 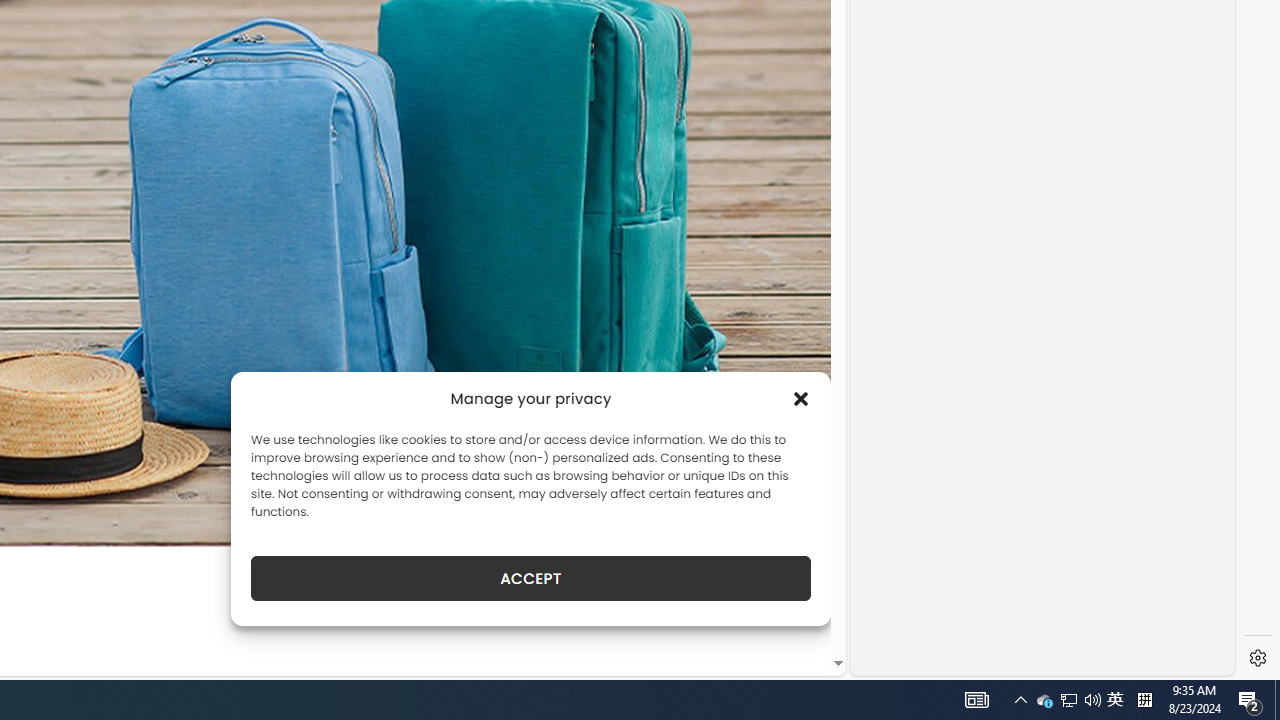 What do you see at coordinates (801, 398) in the screenshot?
I see `'Class: cmplz-close'` at bounding box center [801, 398].